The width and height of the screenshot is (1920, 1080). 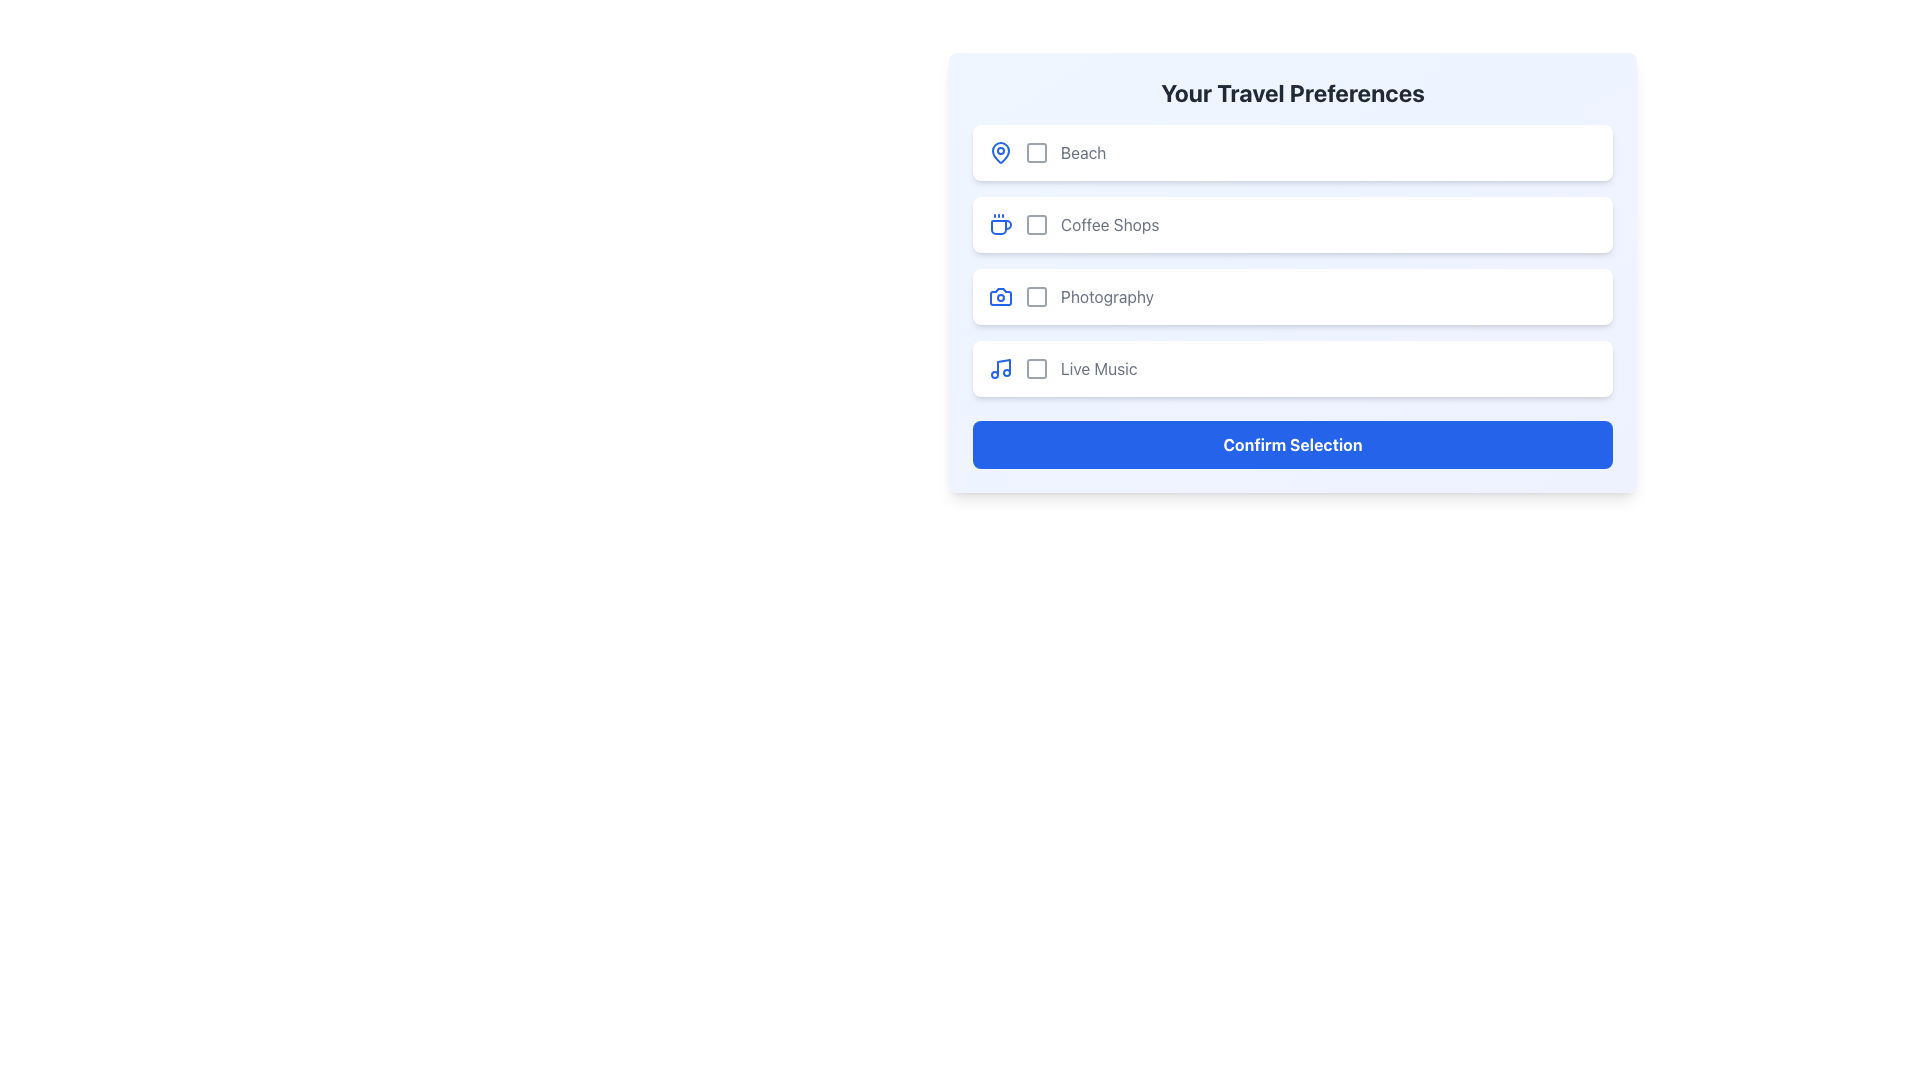 I want to click on the 'Coffee Shops' text label, which is located in the second row of the vertical list under 'Your Travel Preferences', positioned between a blue coffee icon and a checkbox, so click(x=1109, y=224).